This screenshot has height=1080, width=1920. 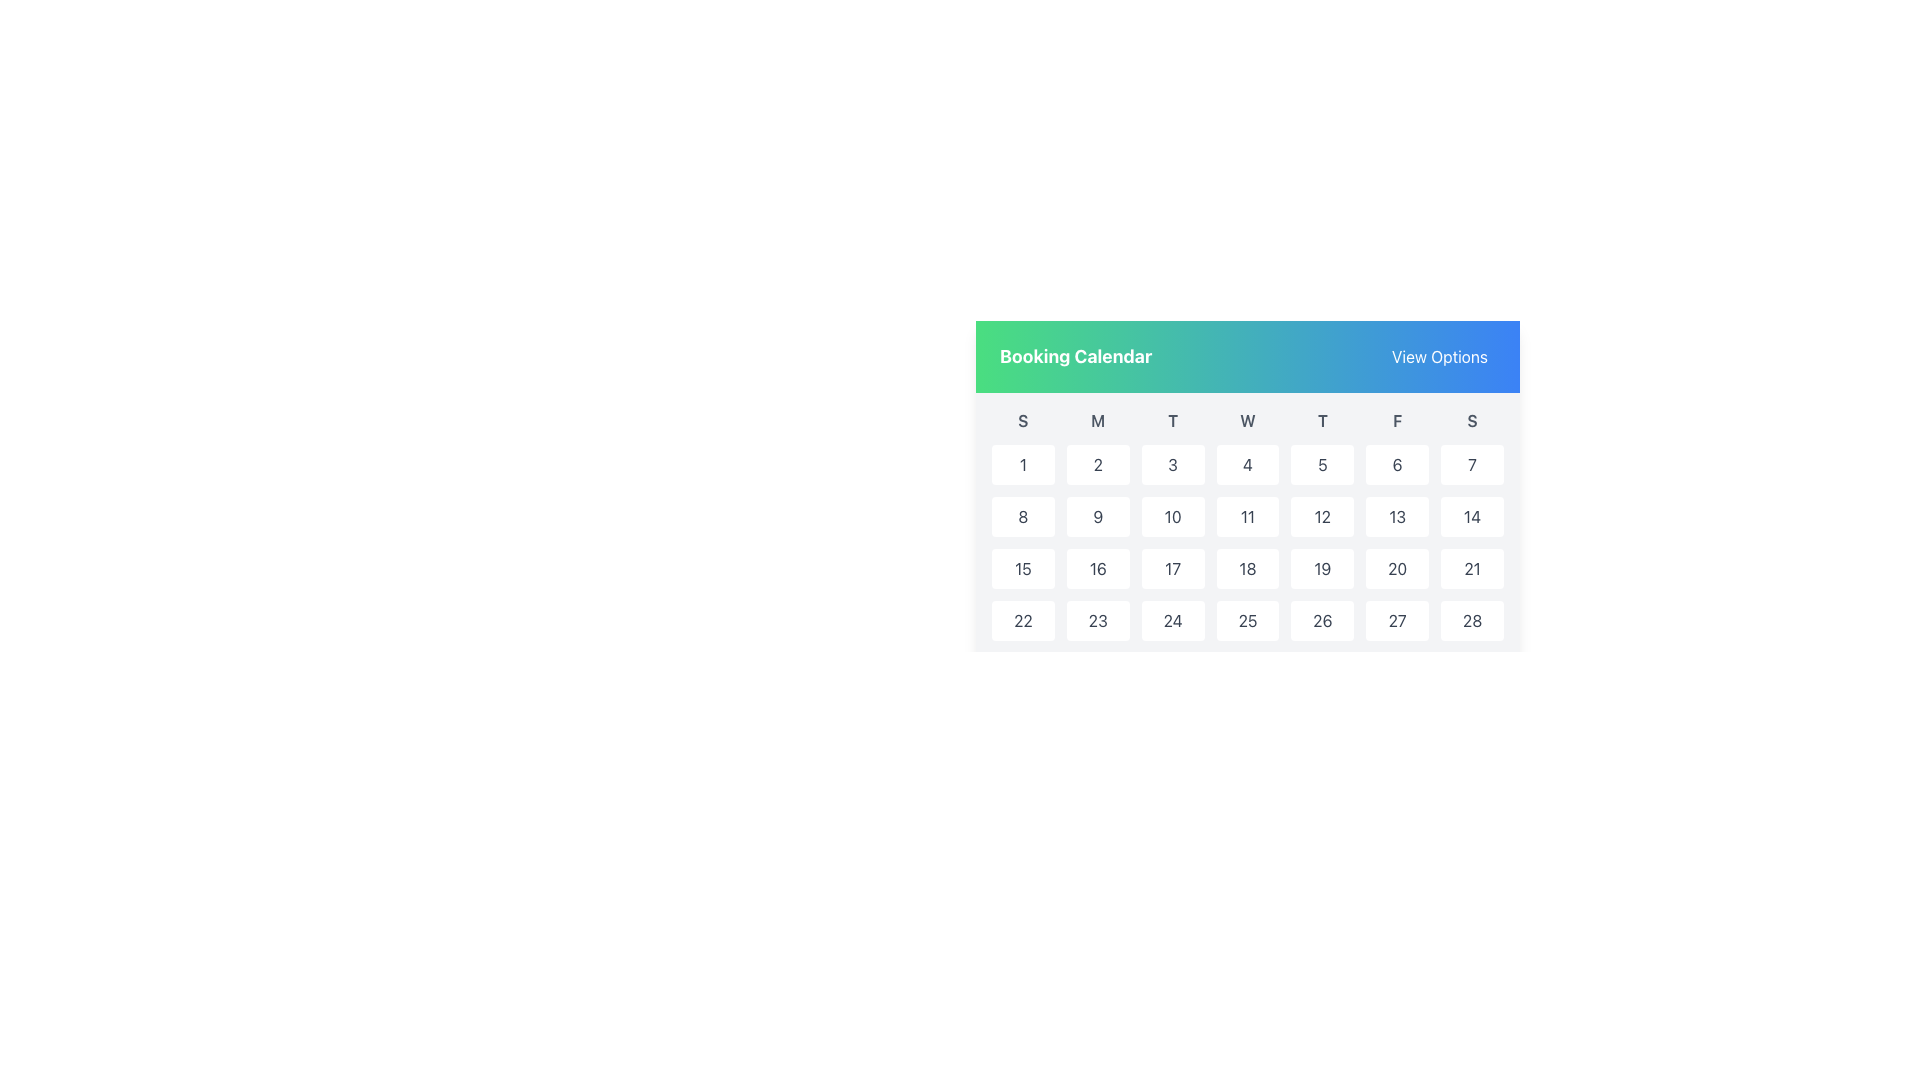 I want to click on the calendar day cell representing the 15th day of the month, so click(x=1023, y=569).